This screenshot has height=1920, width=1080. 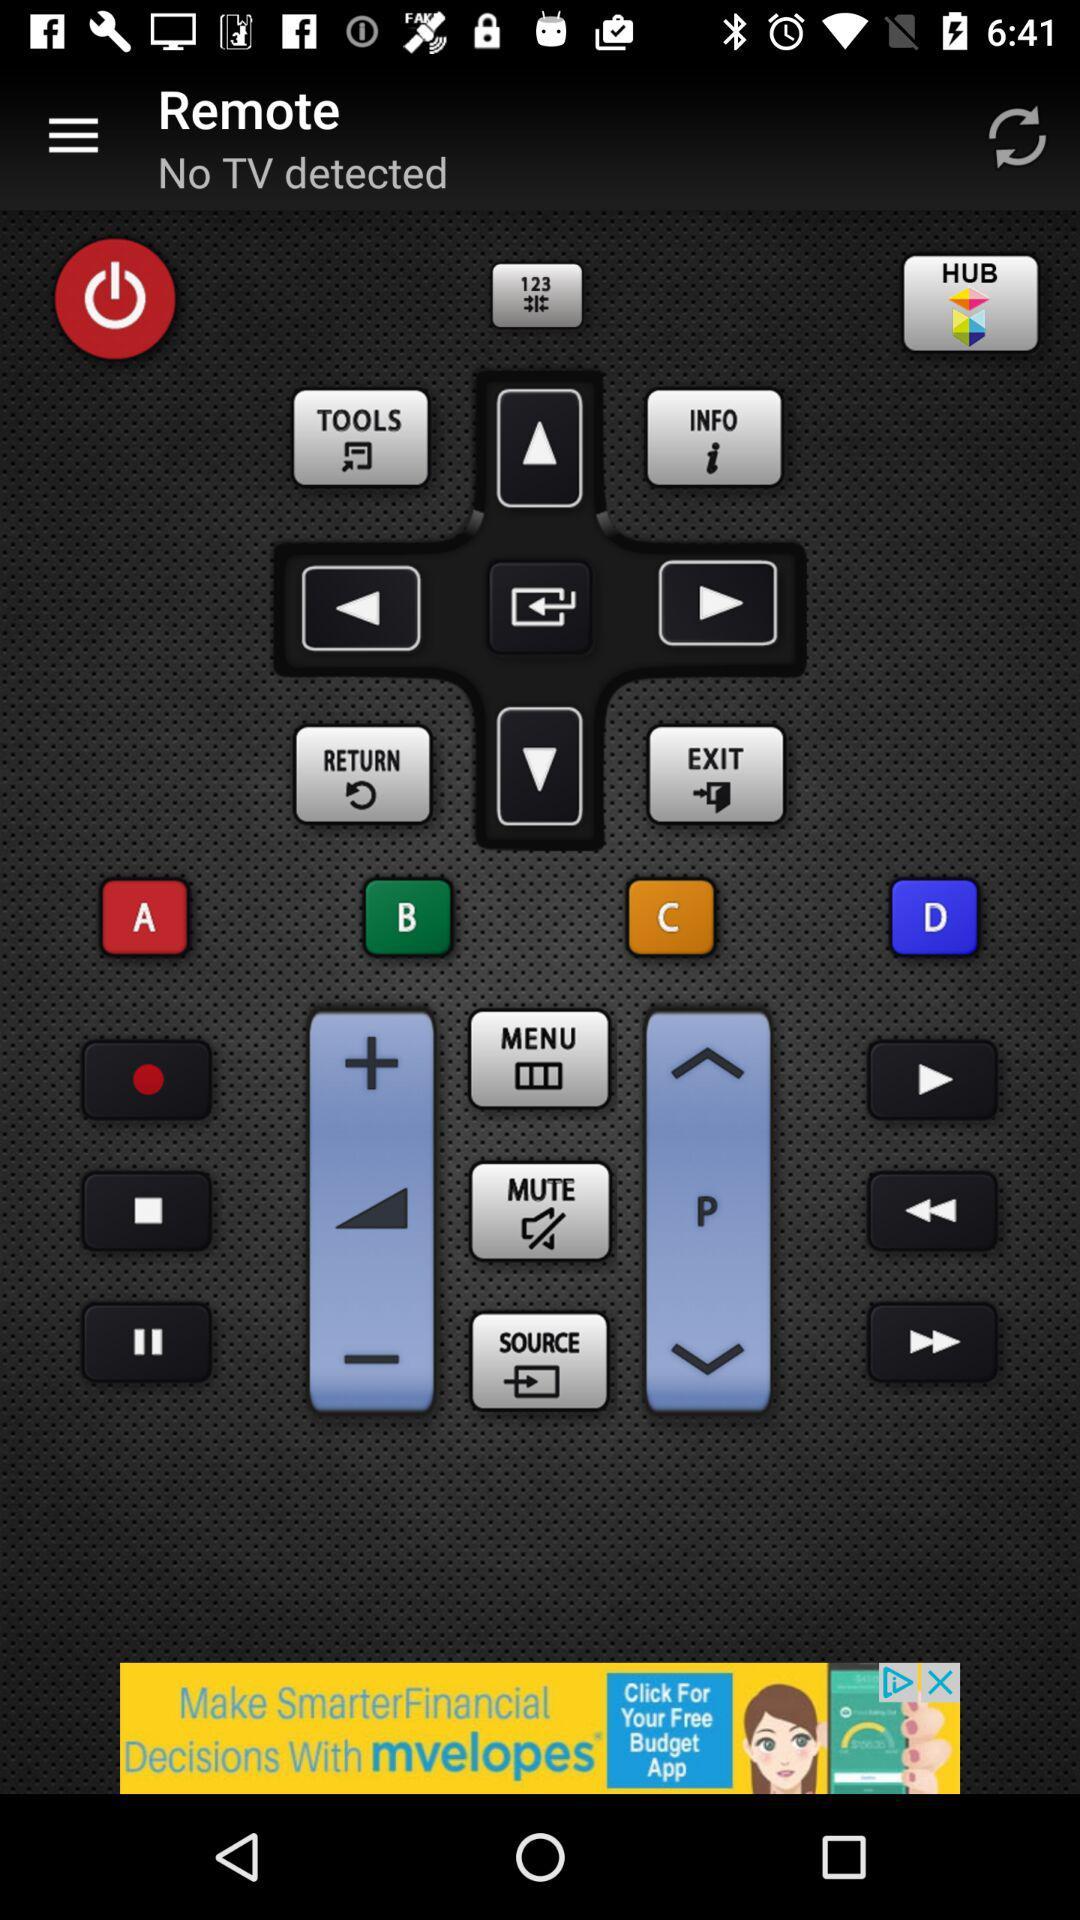 I want to click on next, so click(x=933, y=1342).